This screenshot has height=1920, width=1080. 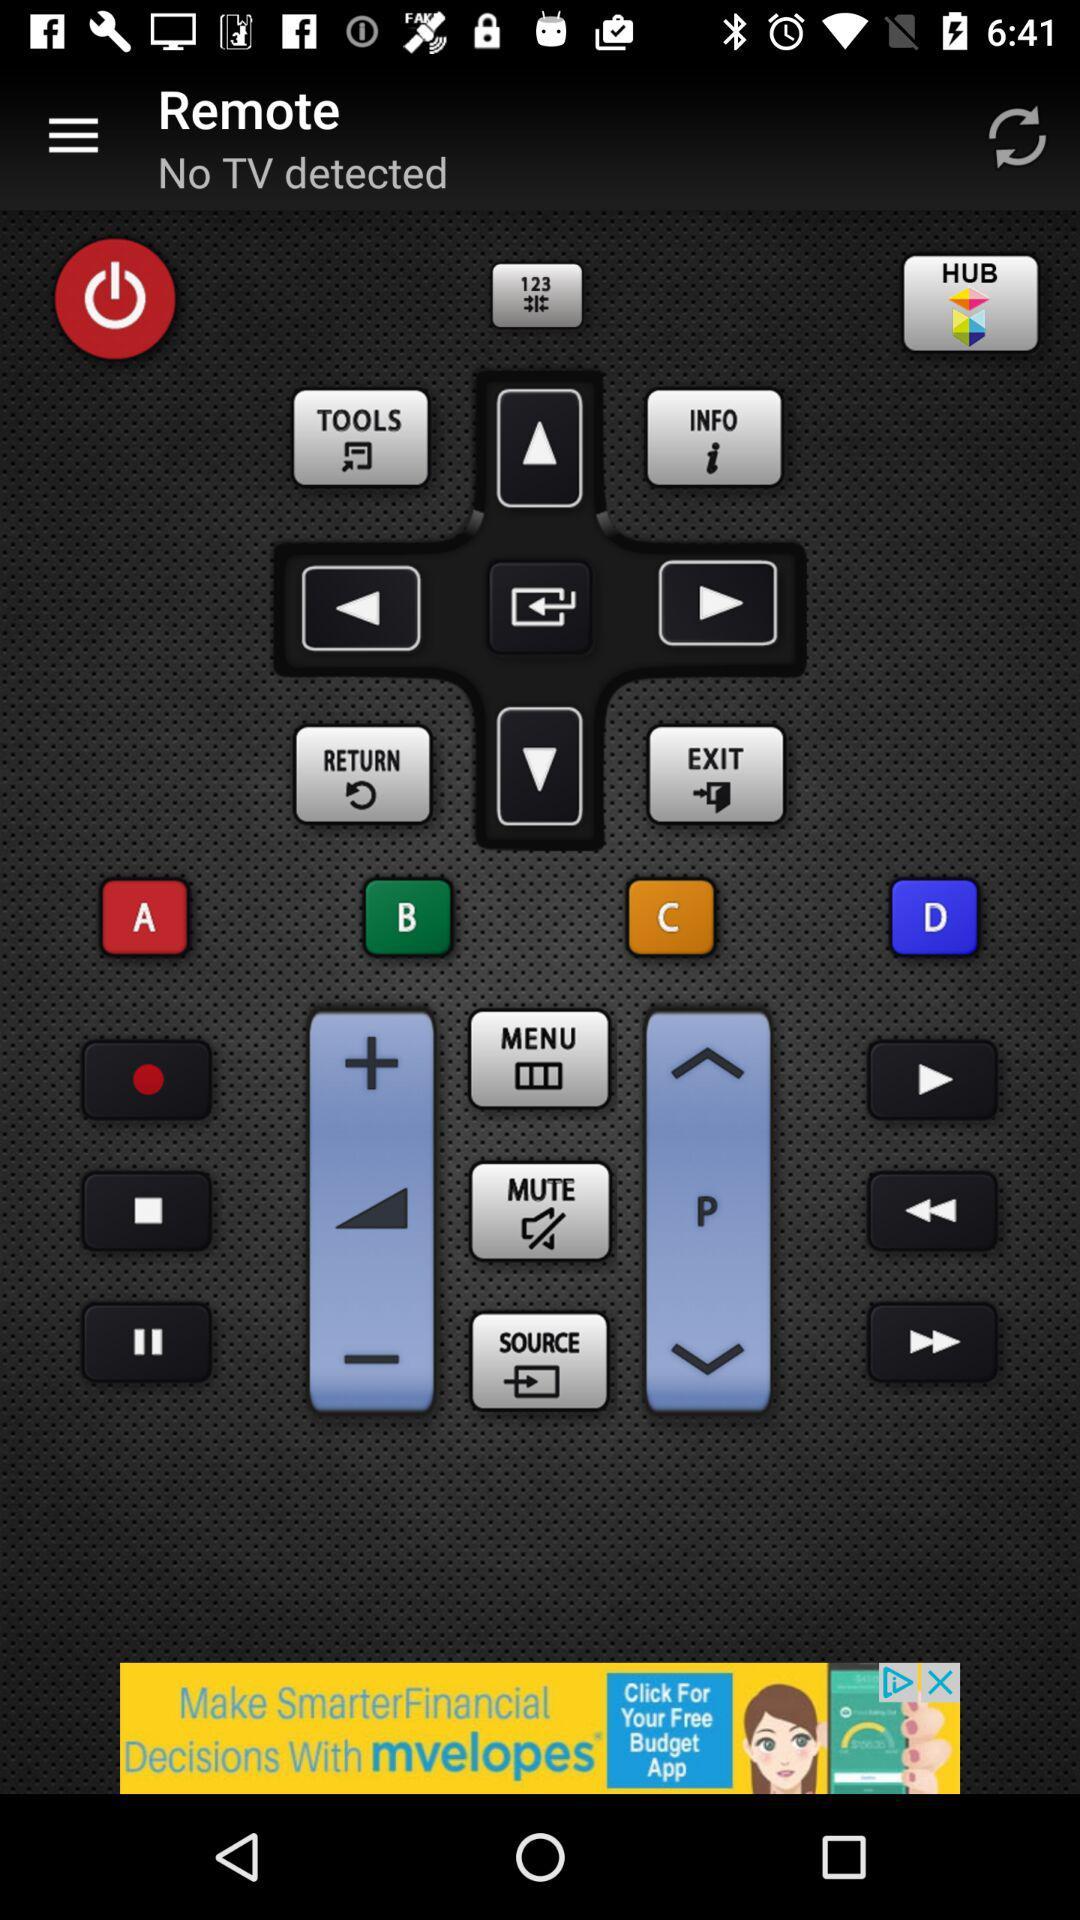 I want to click on next, so click(x=933, y=1342).